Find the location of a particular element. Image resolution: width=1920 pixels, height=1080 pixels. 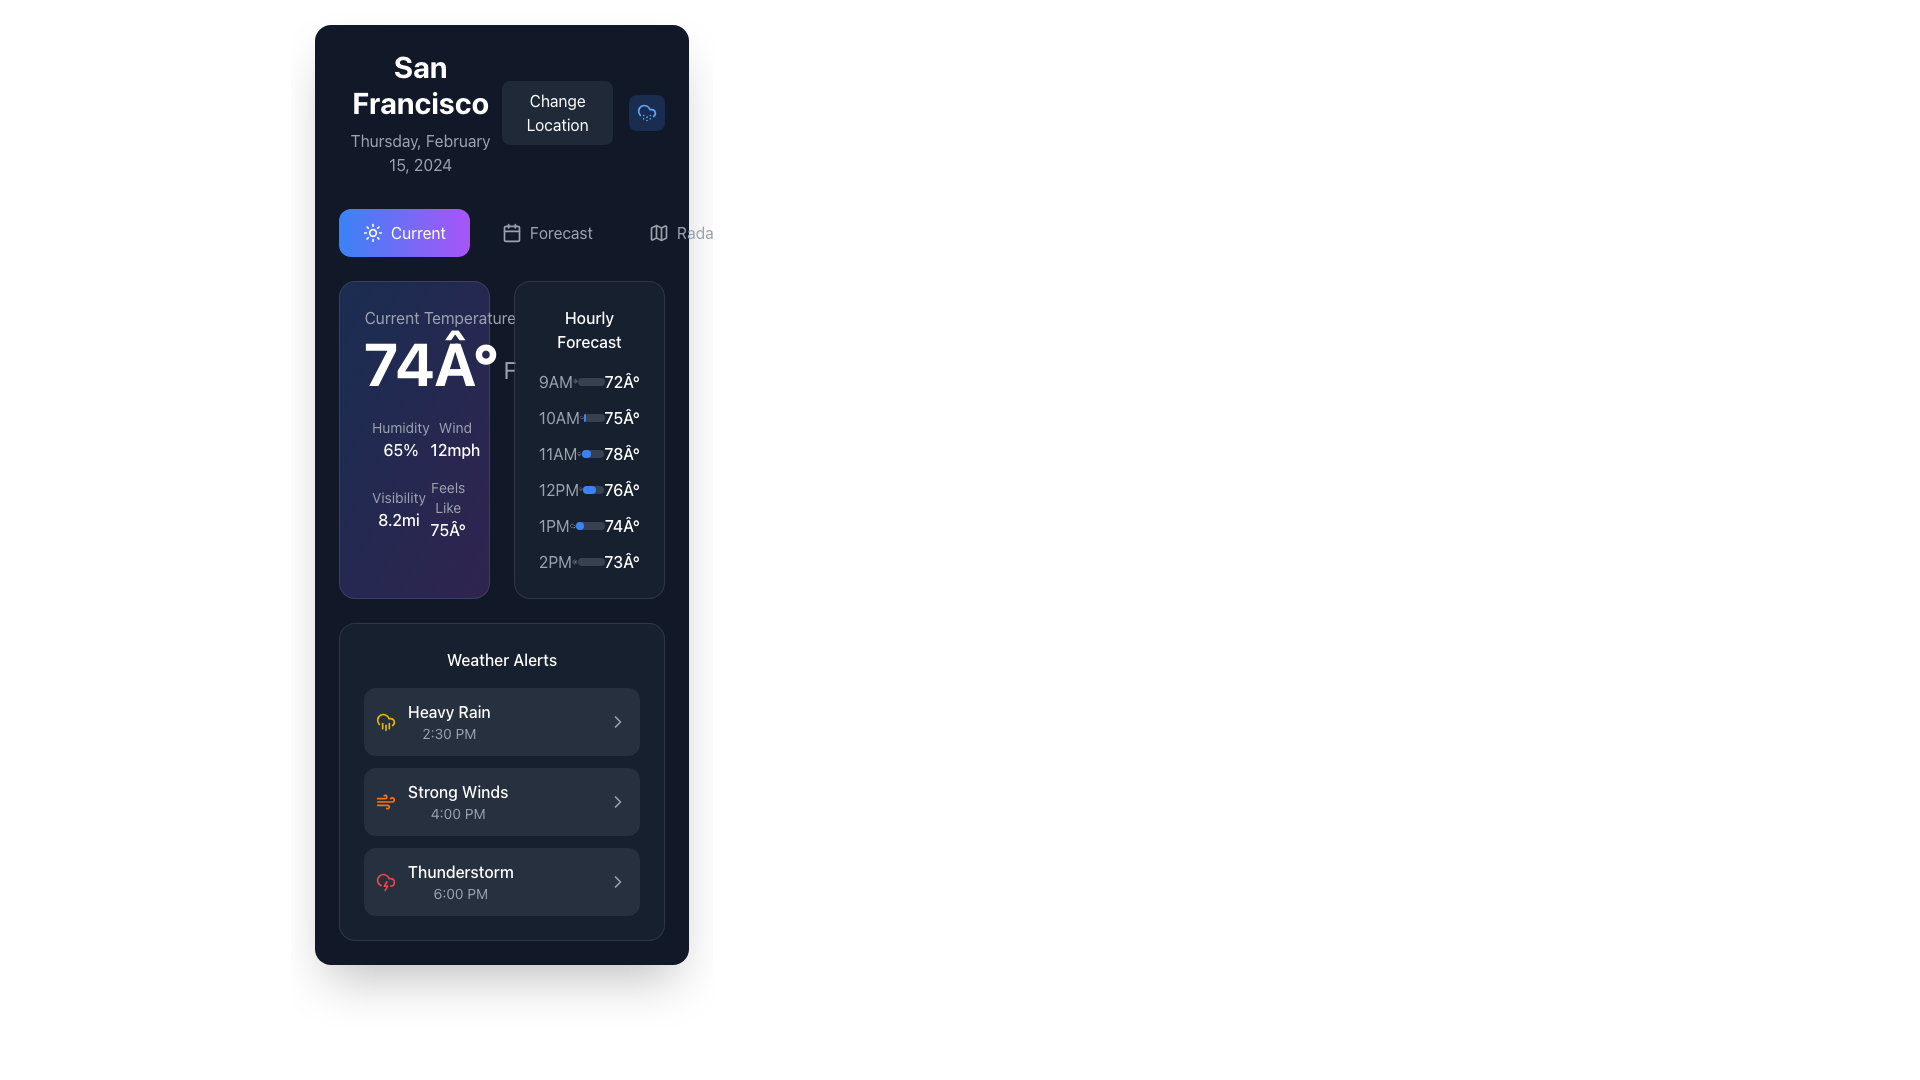

the 'feels like' temperature text display located in the information card below the main temperature value '74°' is located at coordinates (447, 508).